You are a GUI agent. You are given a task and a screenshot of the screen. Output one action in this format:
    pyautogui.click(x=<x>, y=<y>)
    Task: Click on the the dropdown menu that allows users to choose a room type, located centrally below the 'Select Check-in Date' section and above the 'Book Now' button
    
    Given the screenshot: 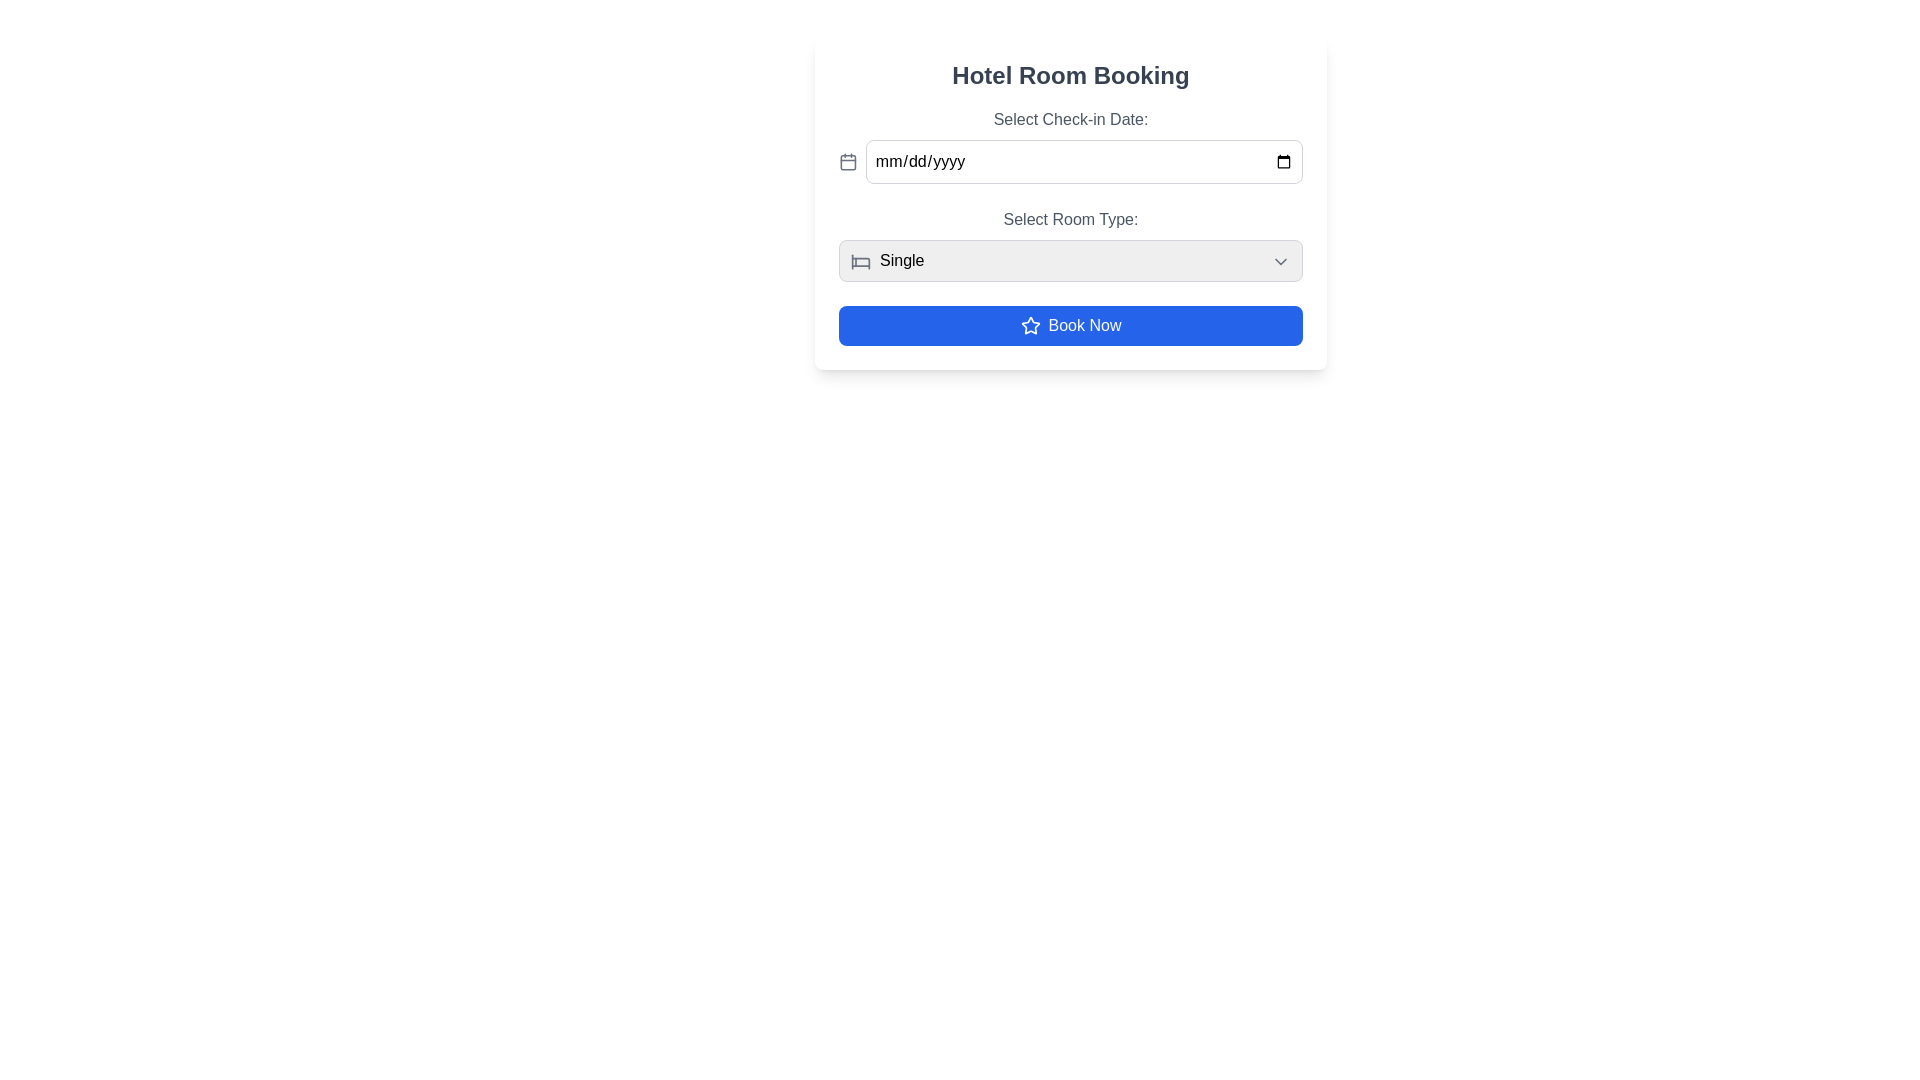 What is the action you would take?
    pyautogui.click(x=1069, y=244)
    